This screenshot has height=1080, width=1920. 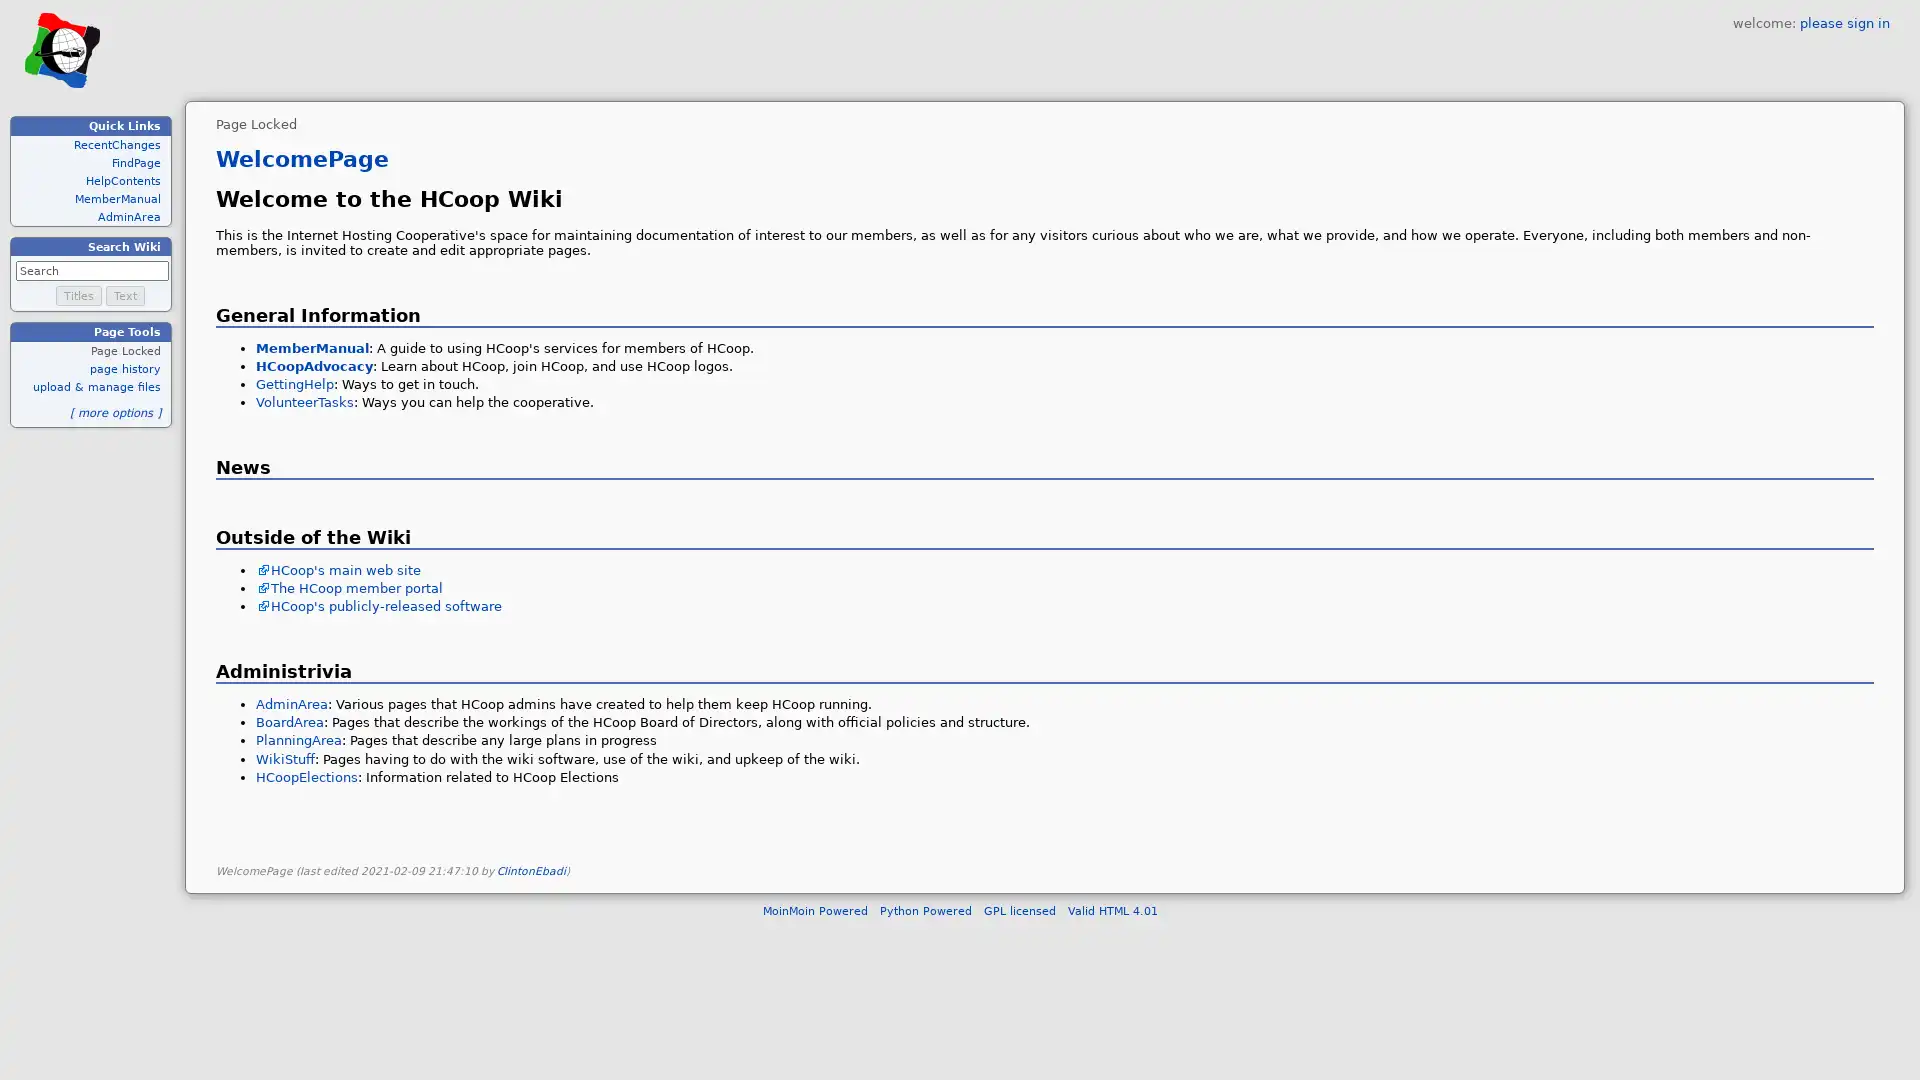 What do you see at coordinates (124, 296) in the screenshot?
I see `Text` at bounding box center [124, 296].